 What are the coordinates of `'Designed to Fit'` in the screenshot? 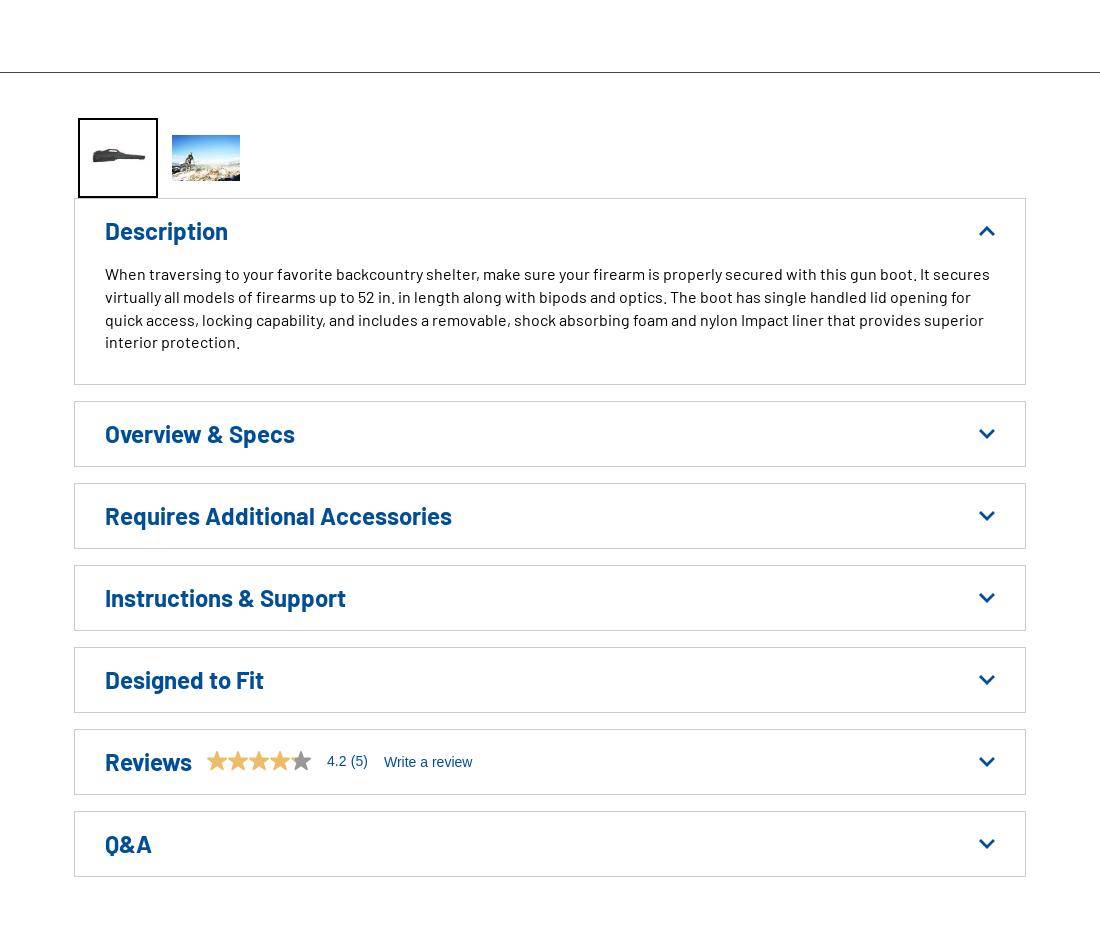 It's located at (183, 678).